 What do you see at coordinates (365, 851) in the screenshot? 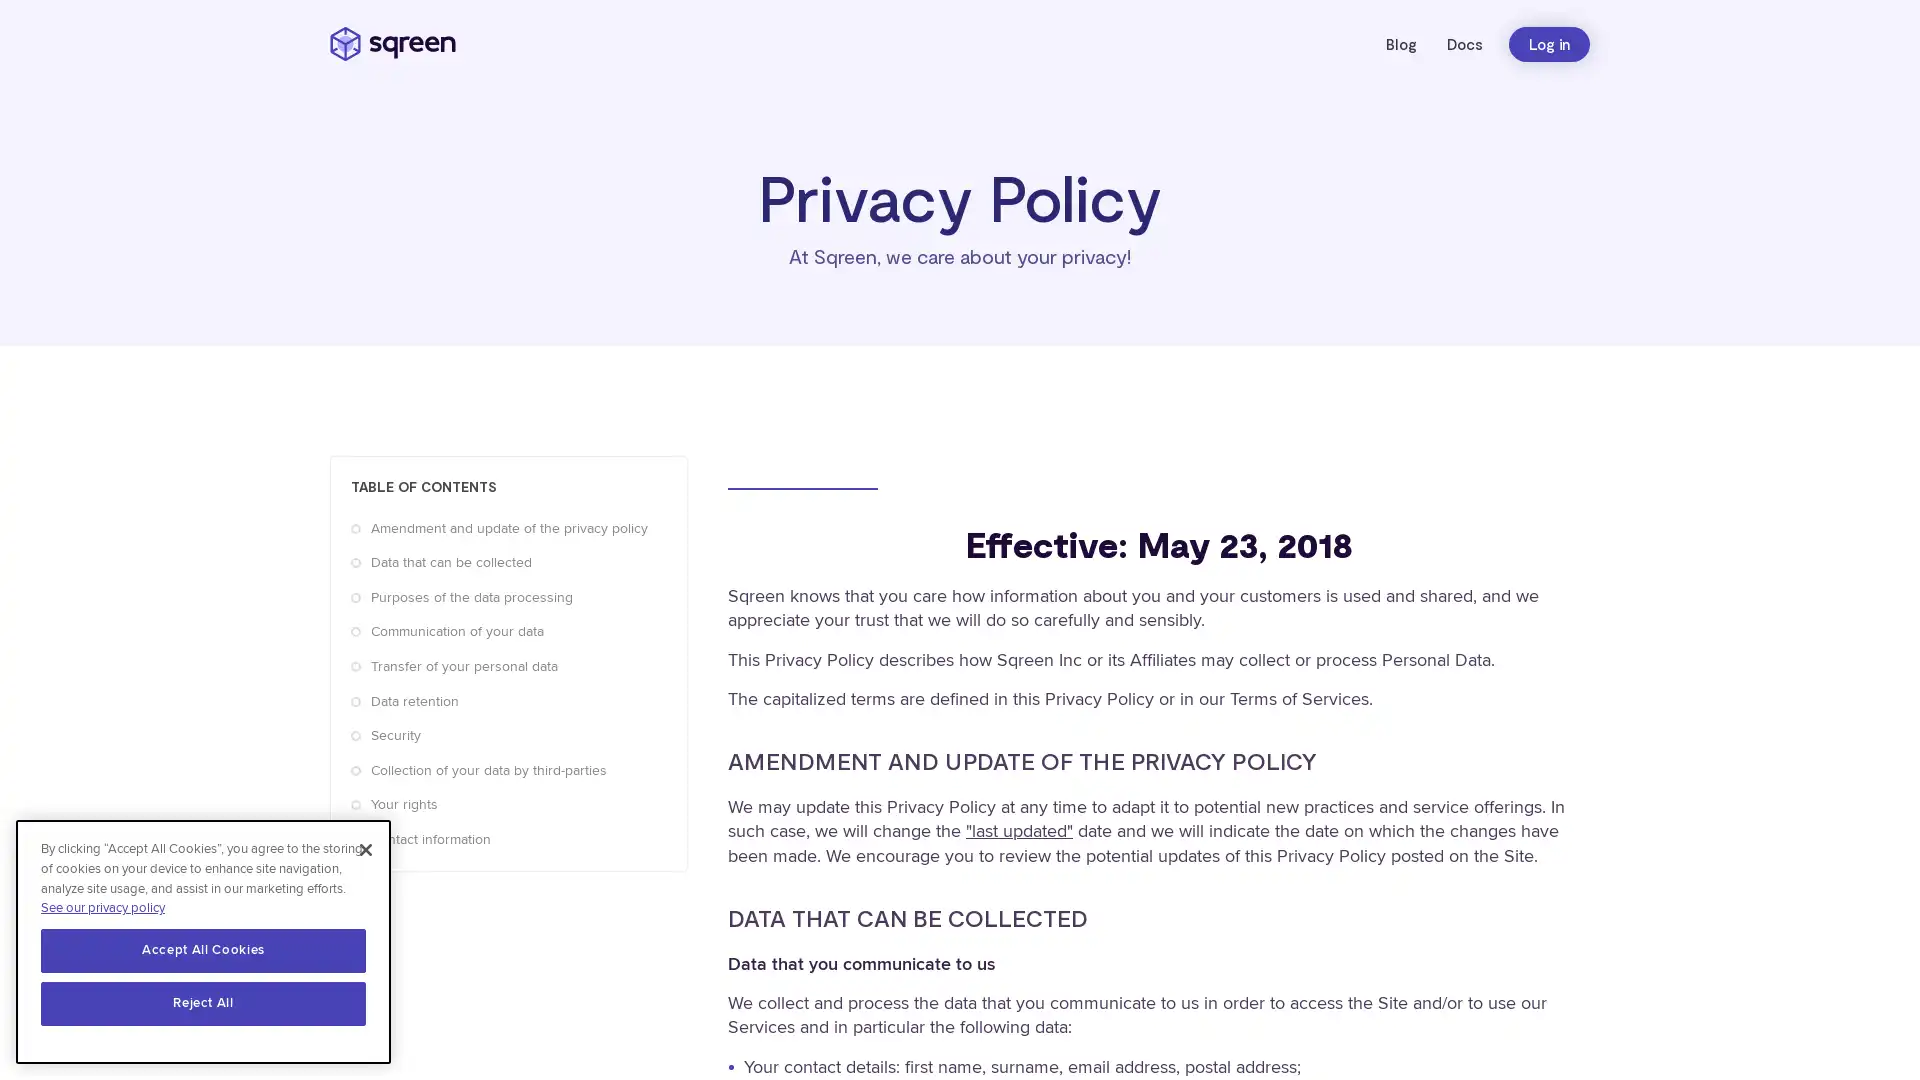
I see `Close` at bounding box center [365, 851].